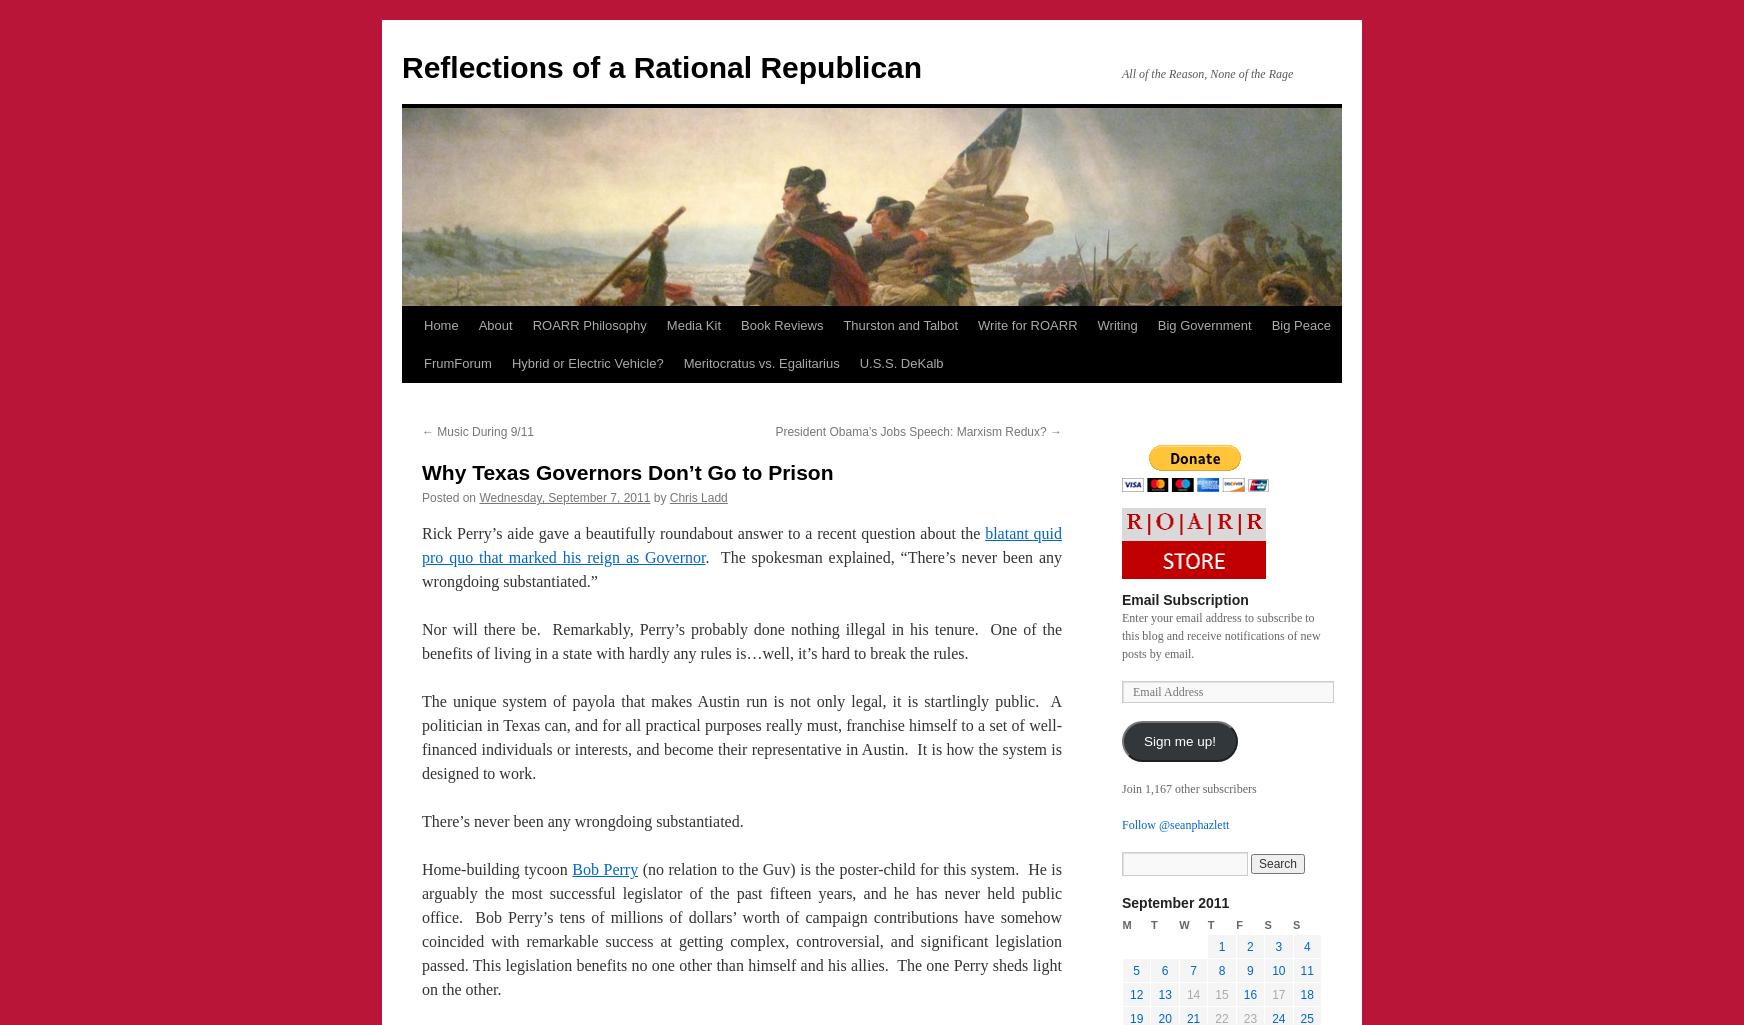  I want to click on 'There’s never been any wrongdoing substantiated.', so click(582, 820).